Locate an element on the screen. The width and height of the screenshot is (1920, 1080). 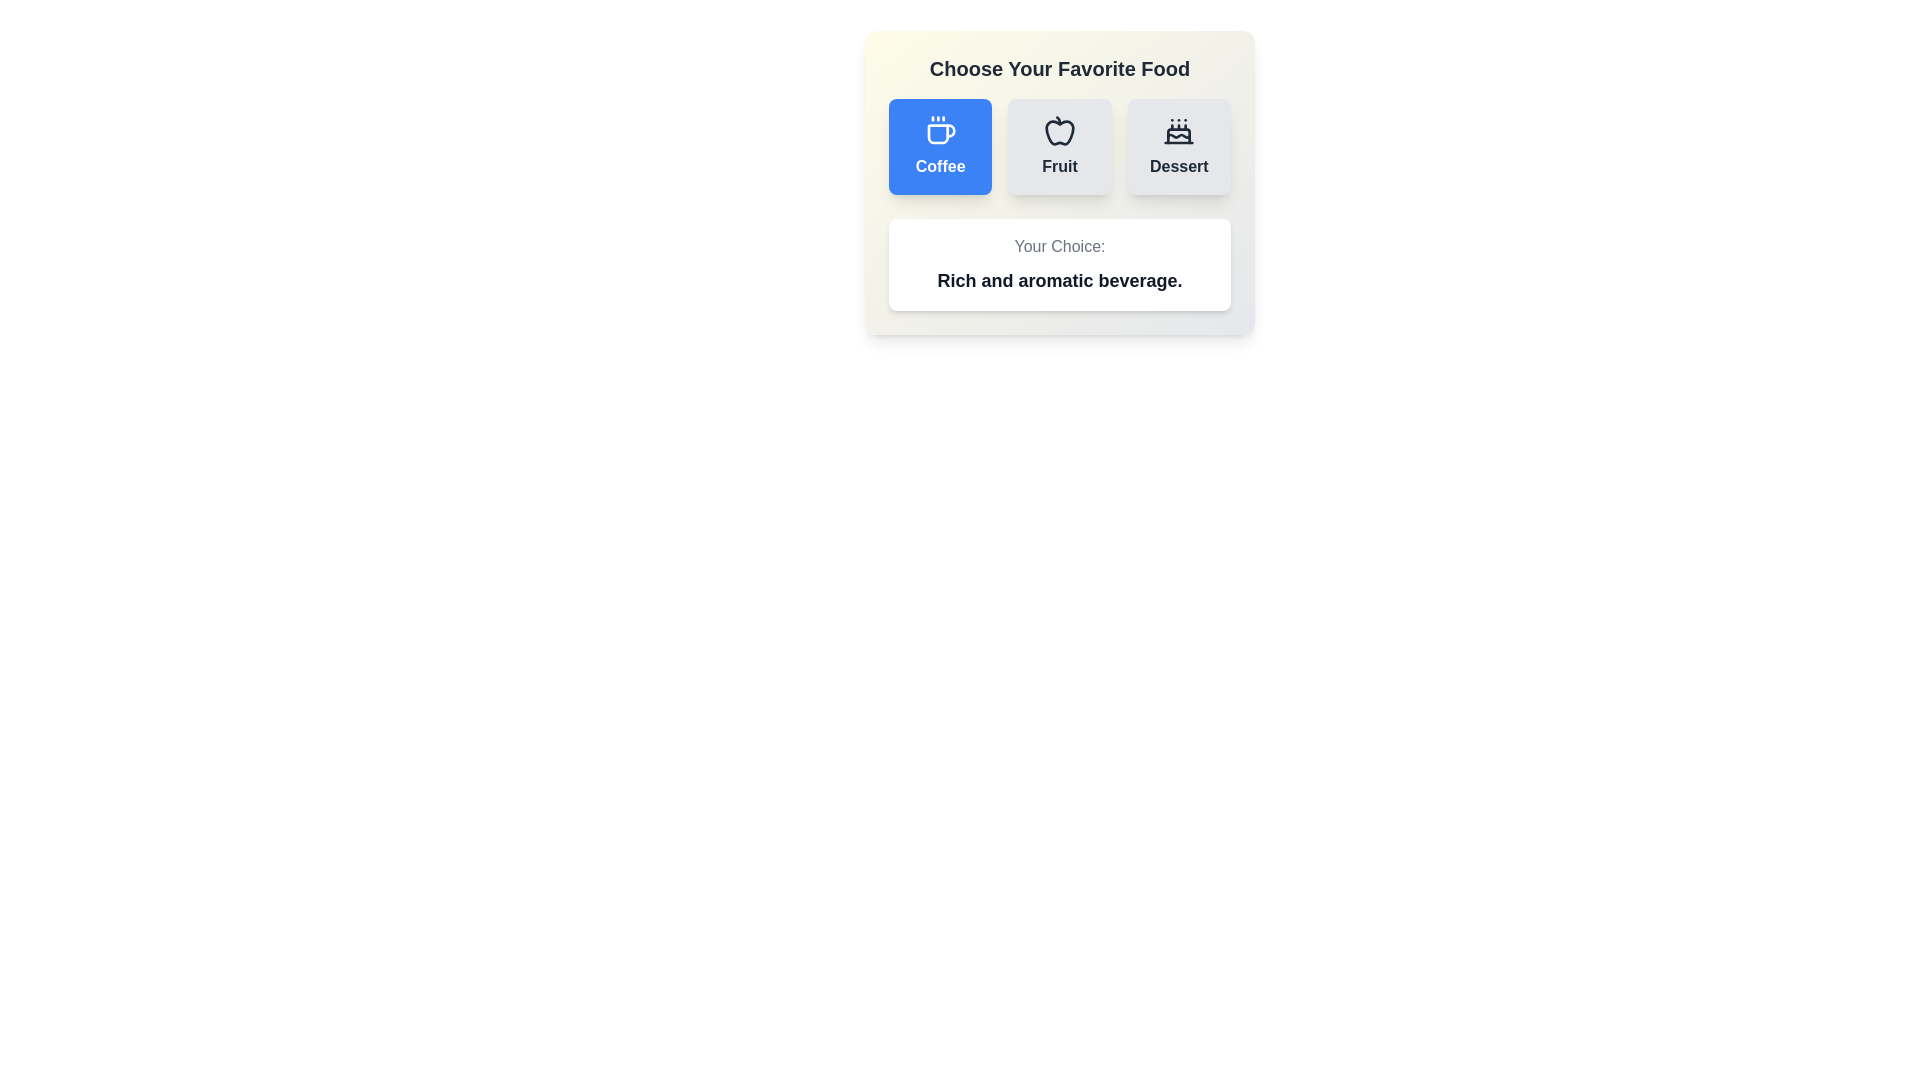
the food option Coffee is located at coordinates (939, 145).